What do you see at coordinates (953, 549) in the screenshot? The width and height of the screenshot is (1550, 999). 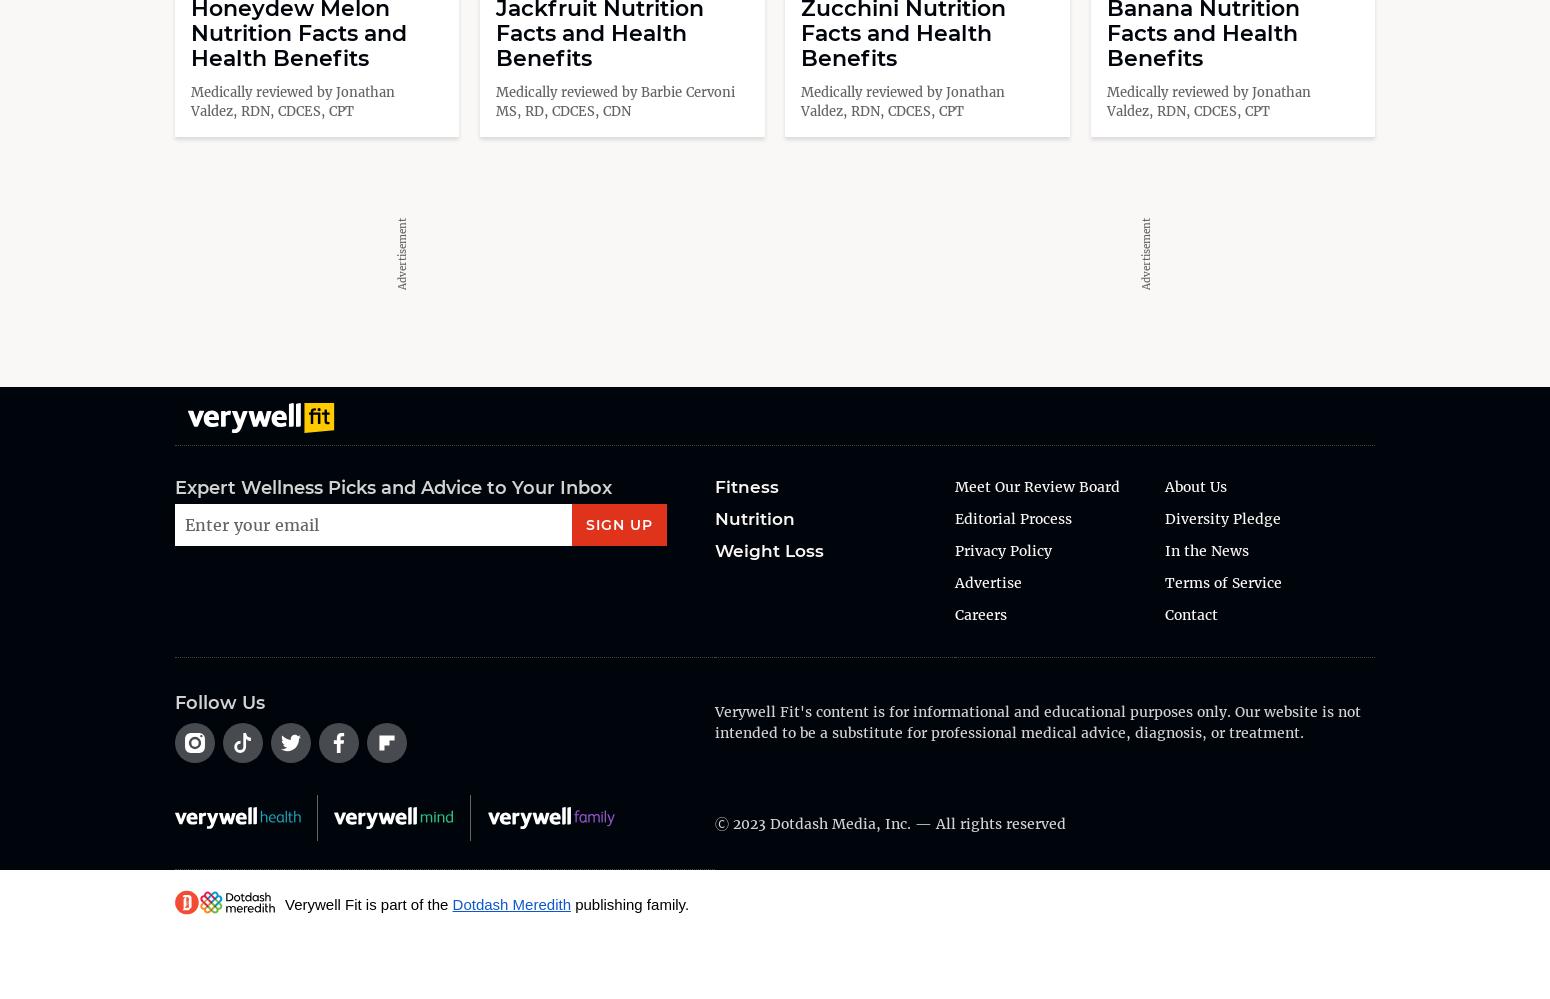 I see `'Privacy Policy'` at bounding box center [953, 549].